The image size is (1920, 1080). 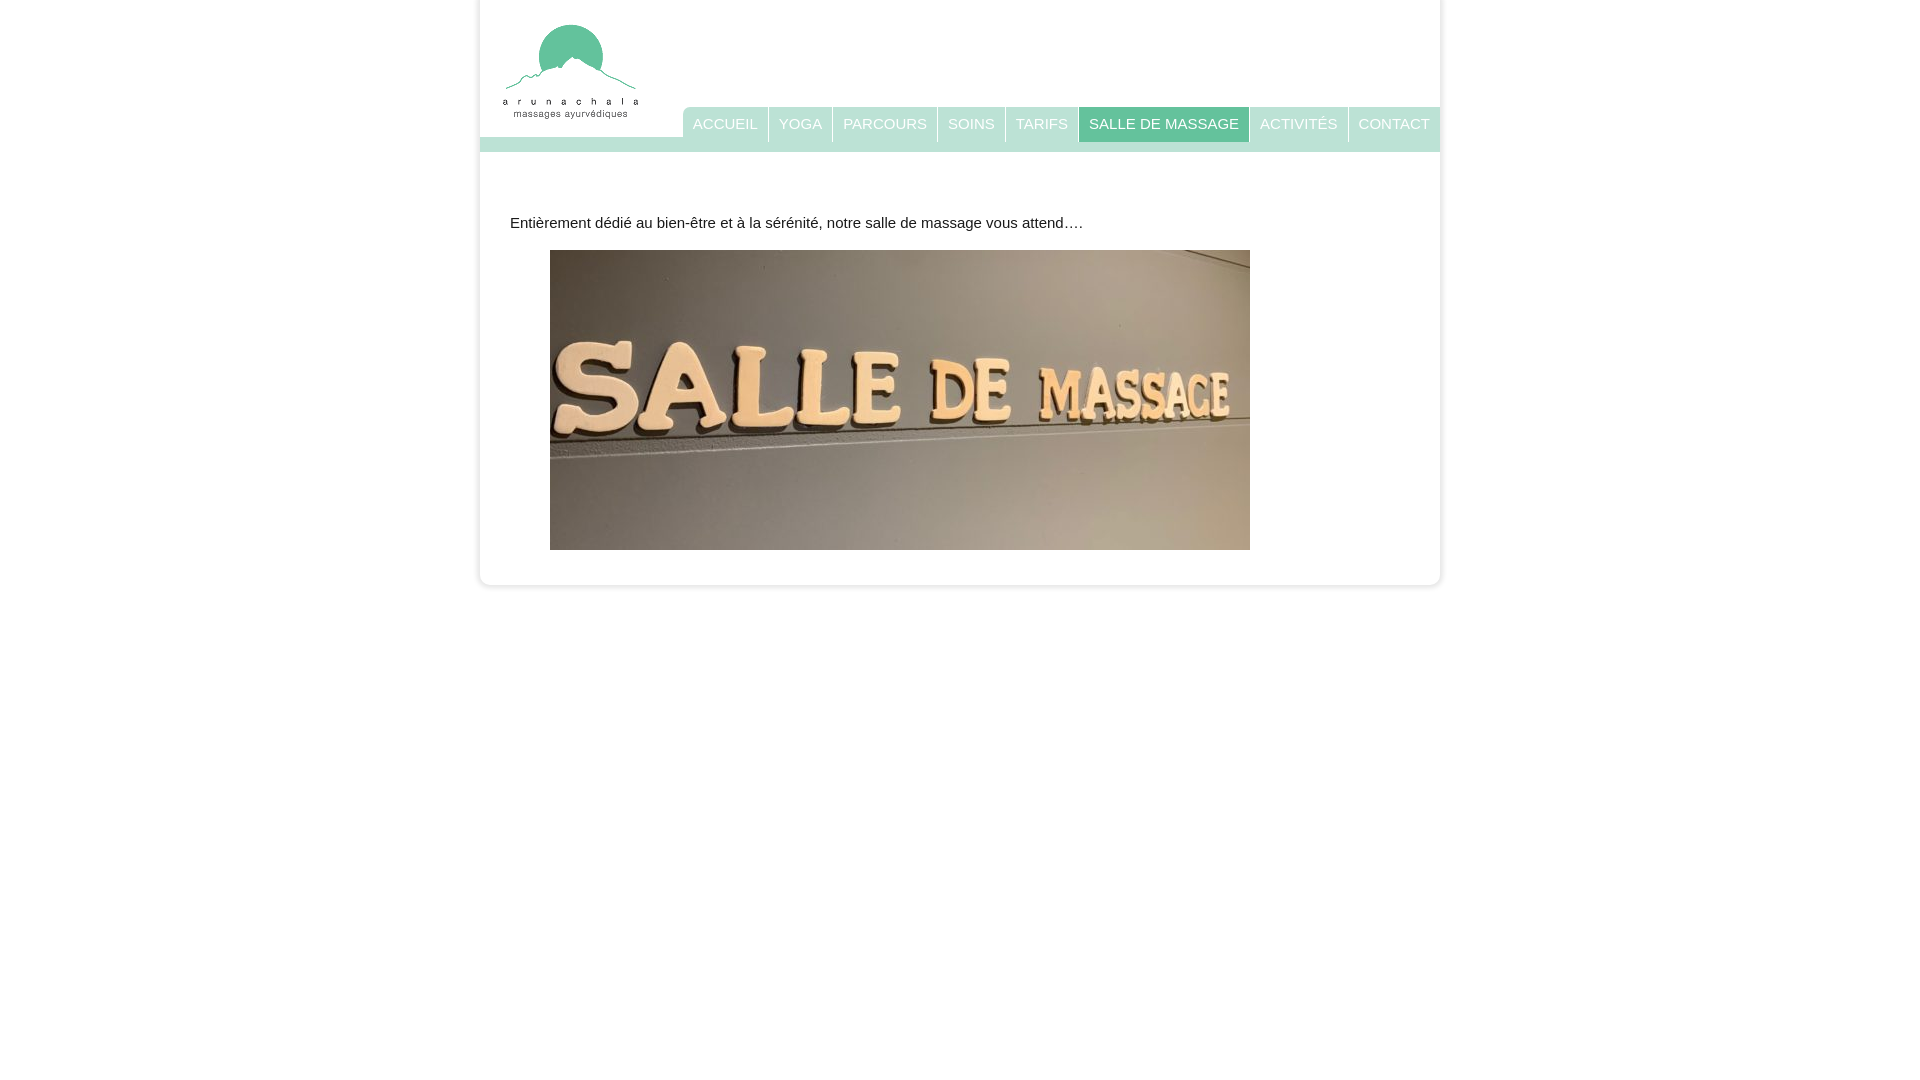 I want to click on 'Logo Arunachala', so click(x=499, y=69).